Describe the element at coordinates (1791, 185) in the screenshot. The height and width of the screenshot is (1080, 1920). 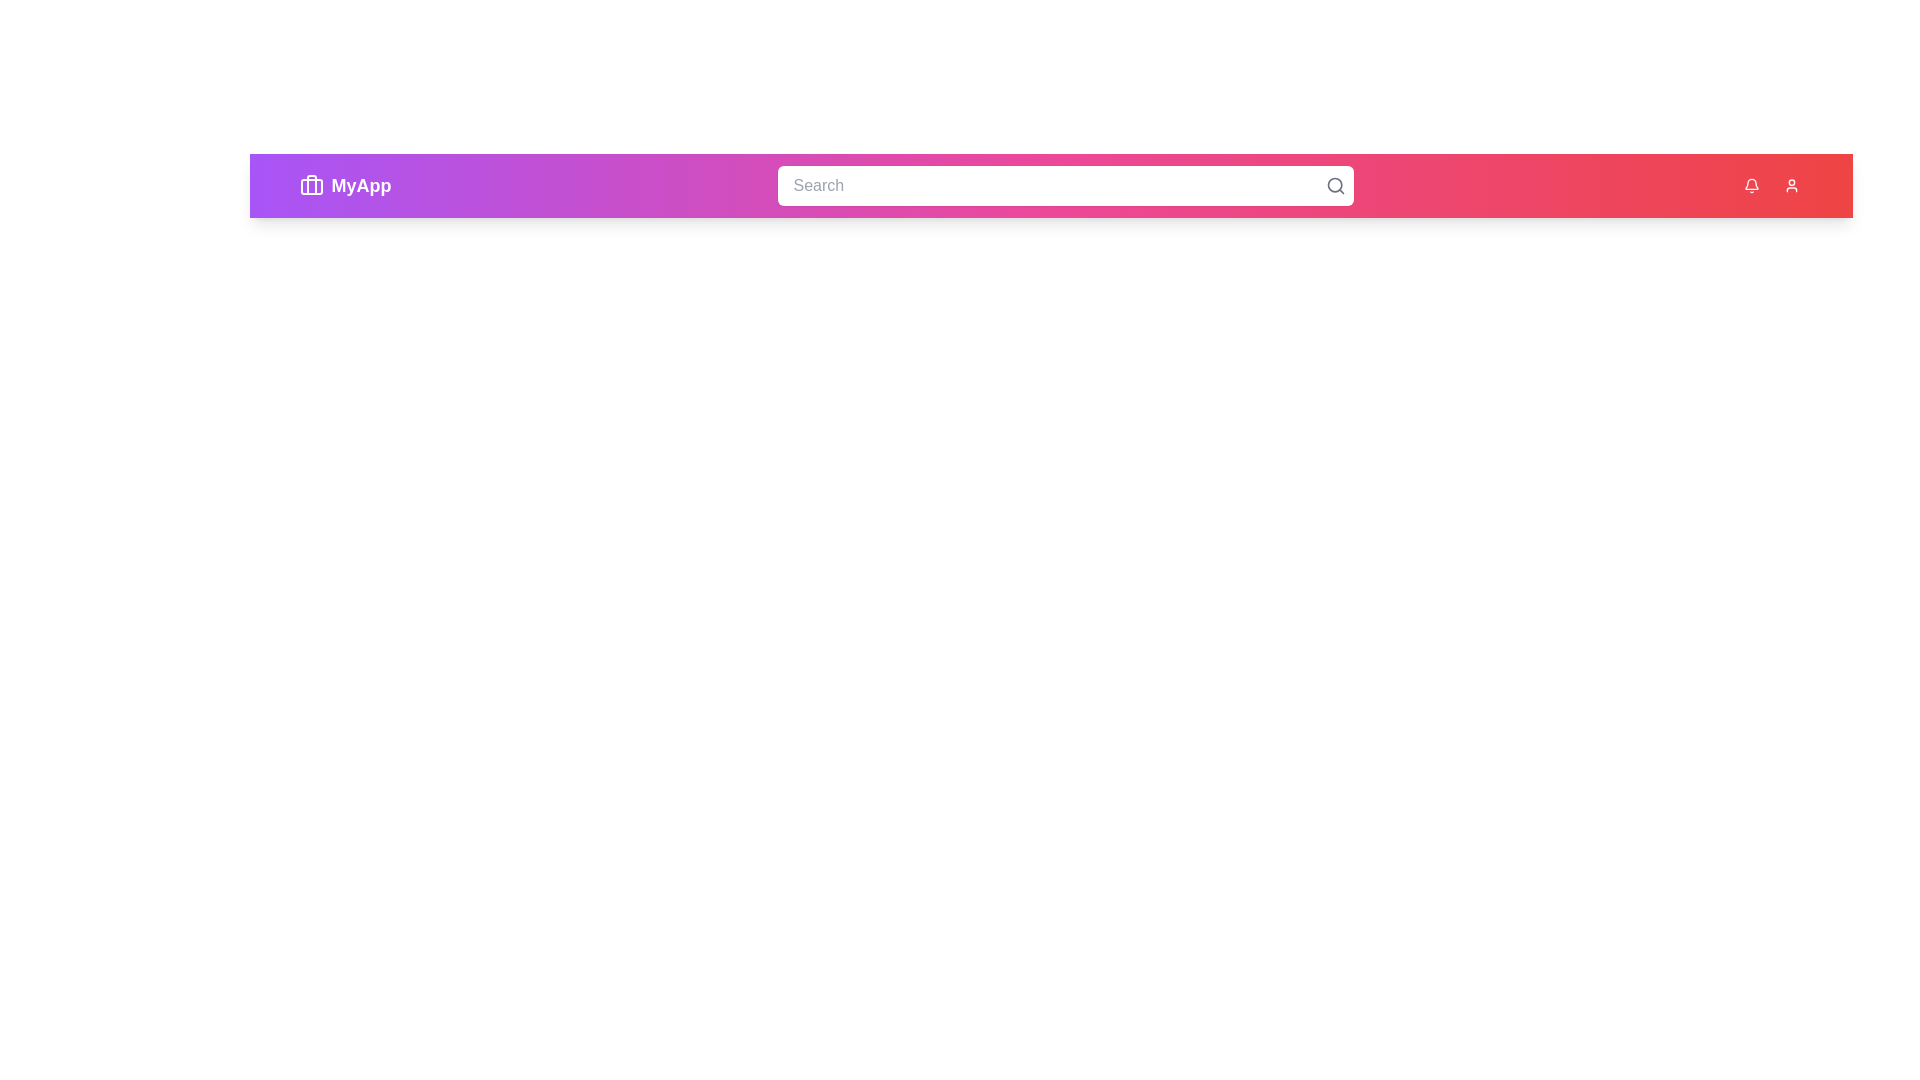
I see `the user icon to access user settings` at that location.